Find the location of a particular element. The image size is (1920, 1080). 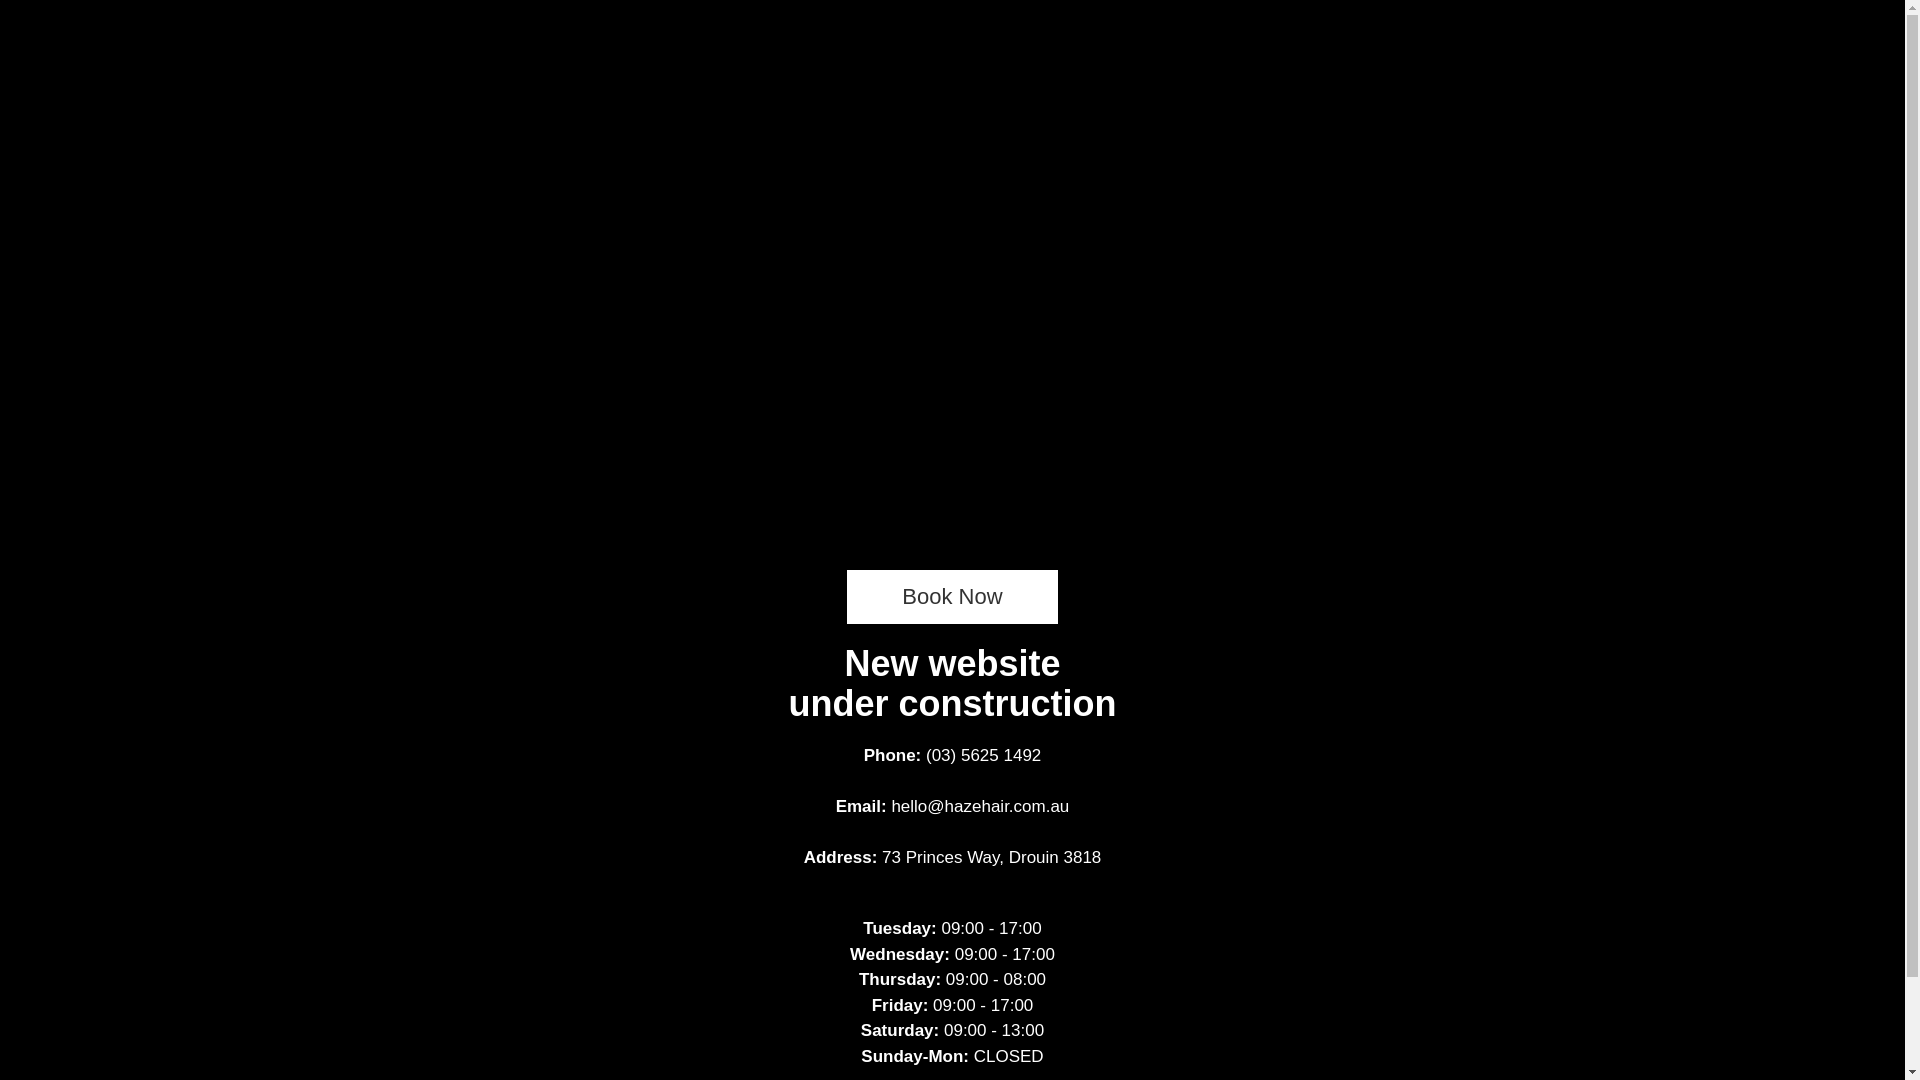

'Book Now' is located at coordinates (846, 596).